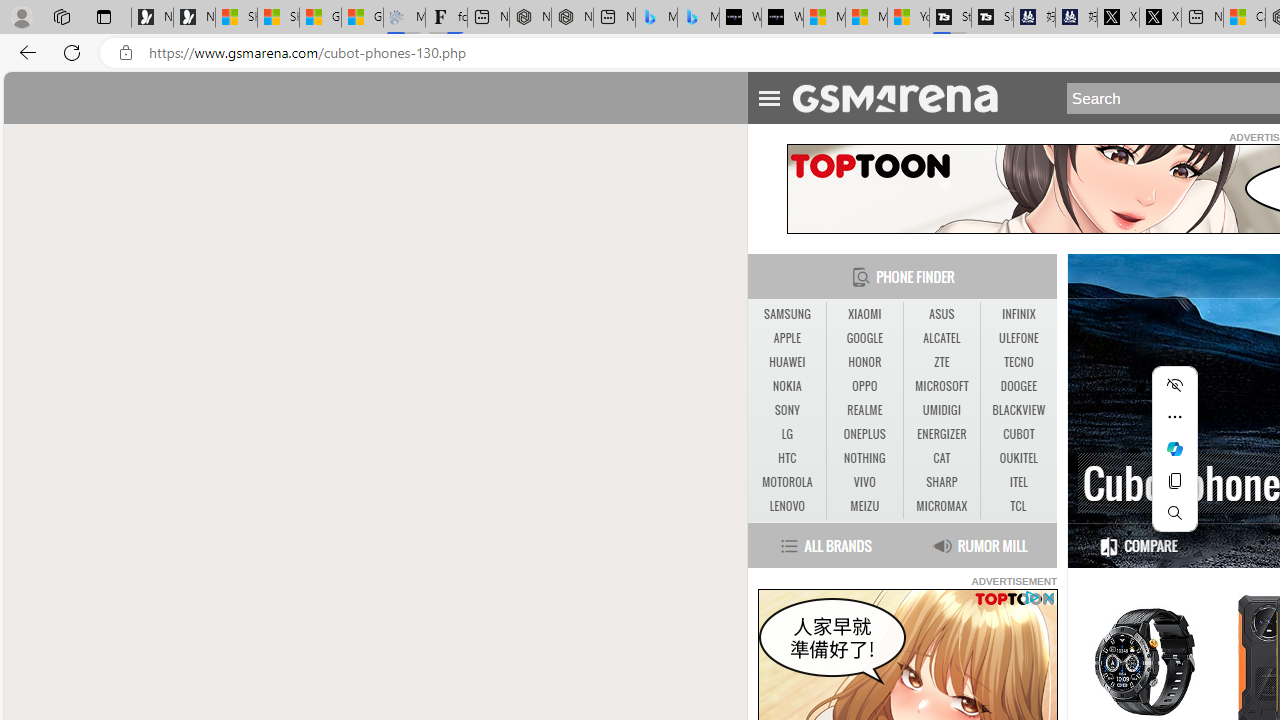 The height and width of the screenshot is (720, 1280). Describe the element at coordinates (1175, 447) in the screenshot. I see `'Ask Copilot'` at that location.